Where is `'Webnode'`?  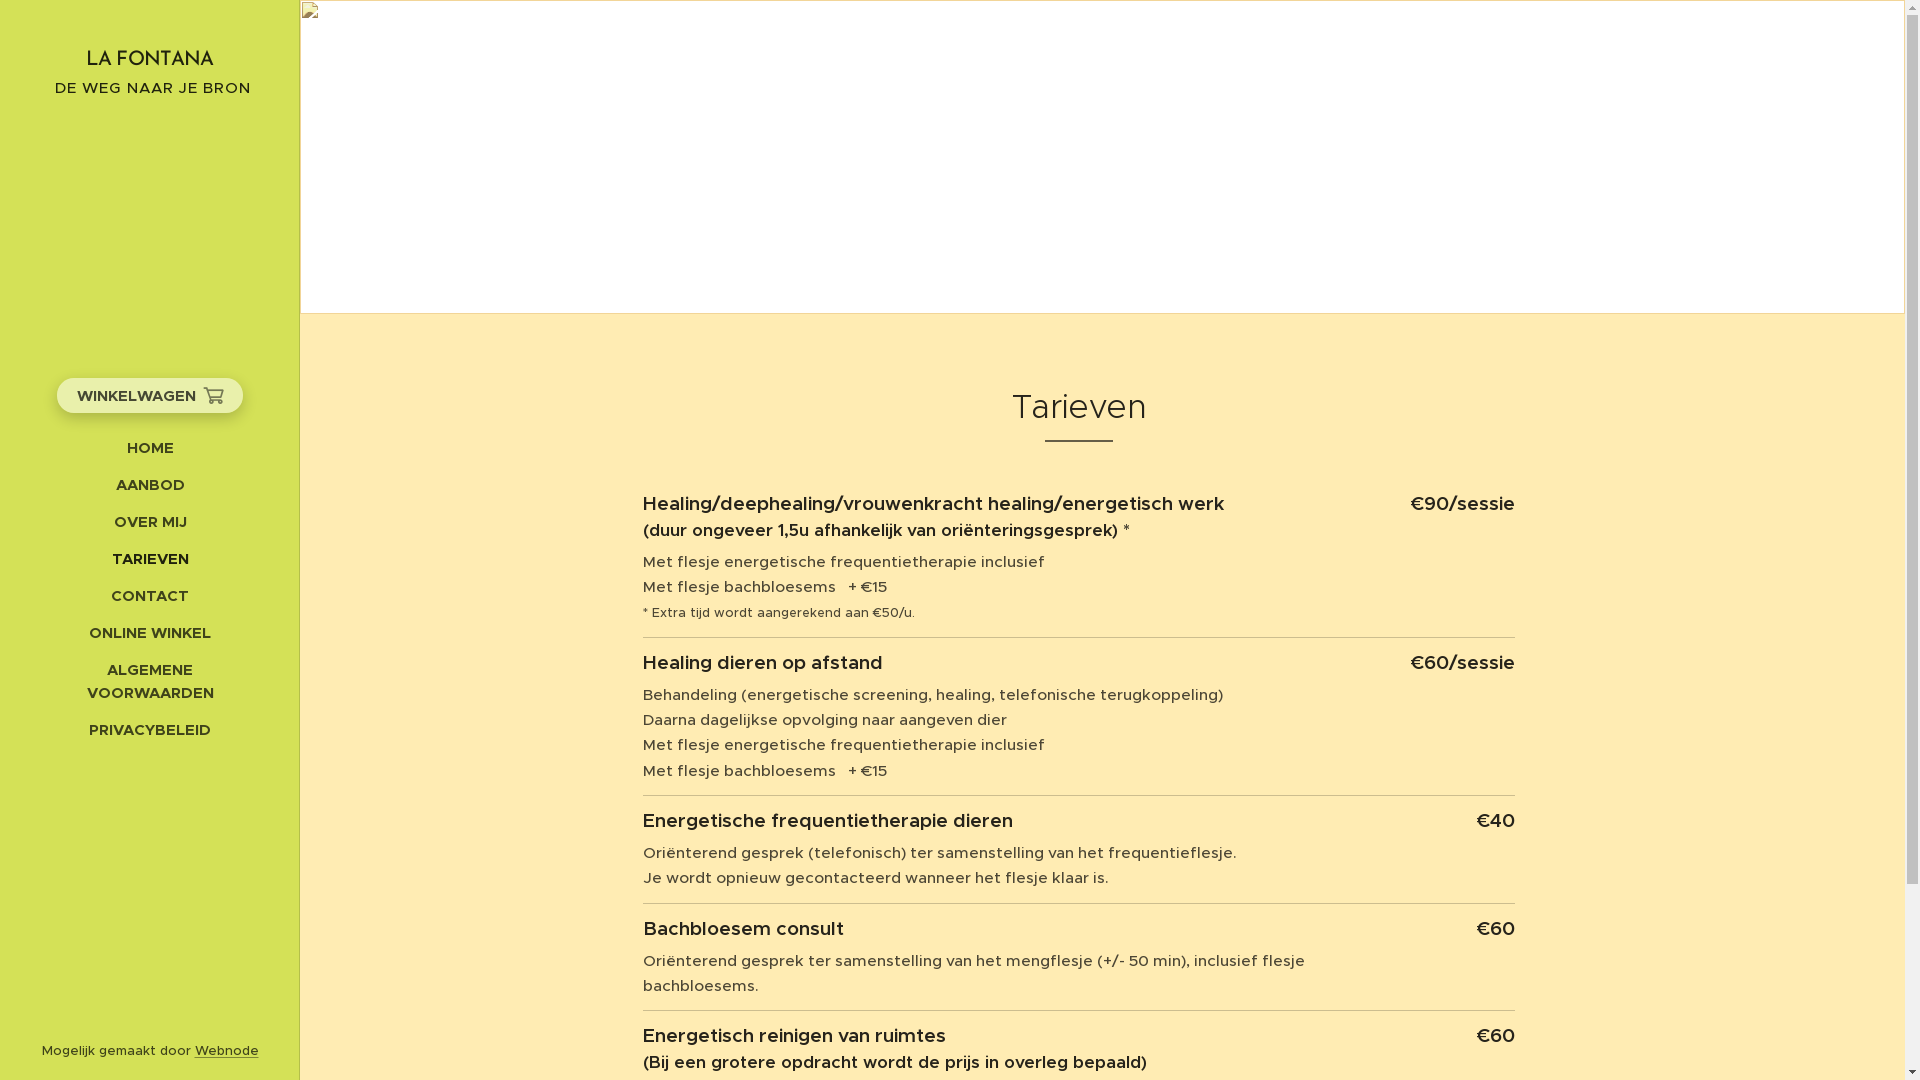 'Webnode' is located at coordinates (225, 1049).